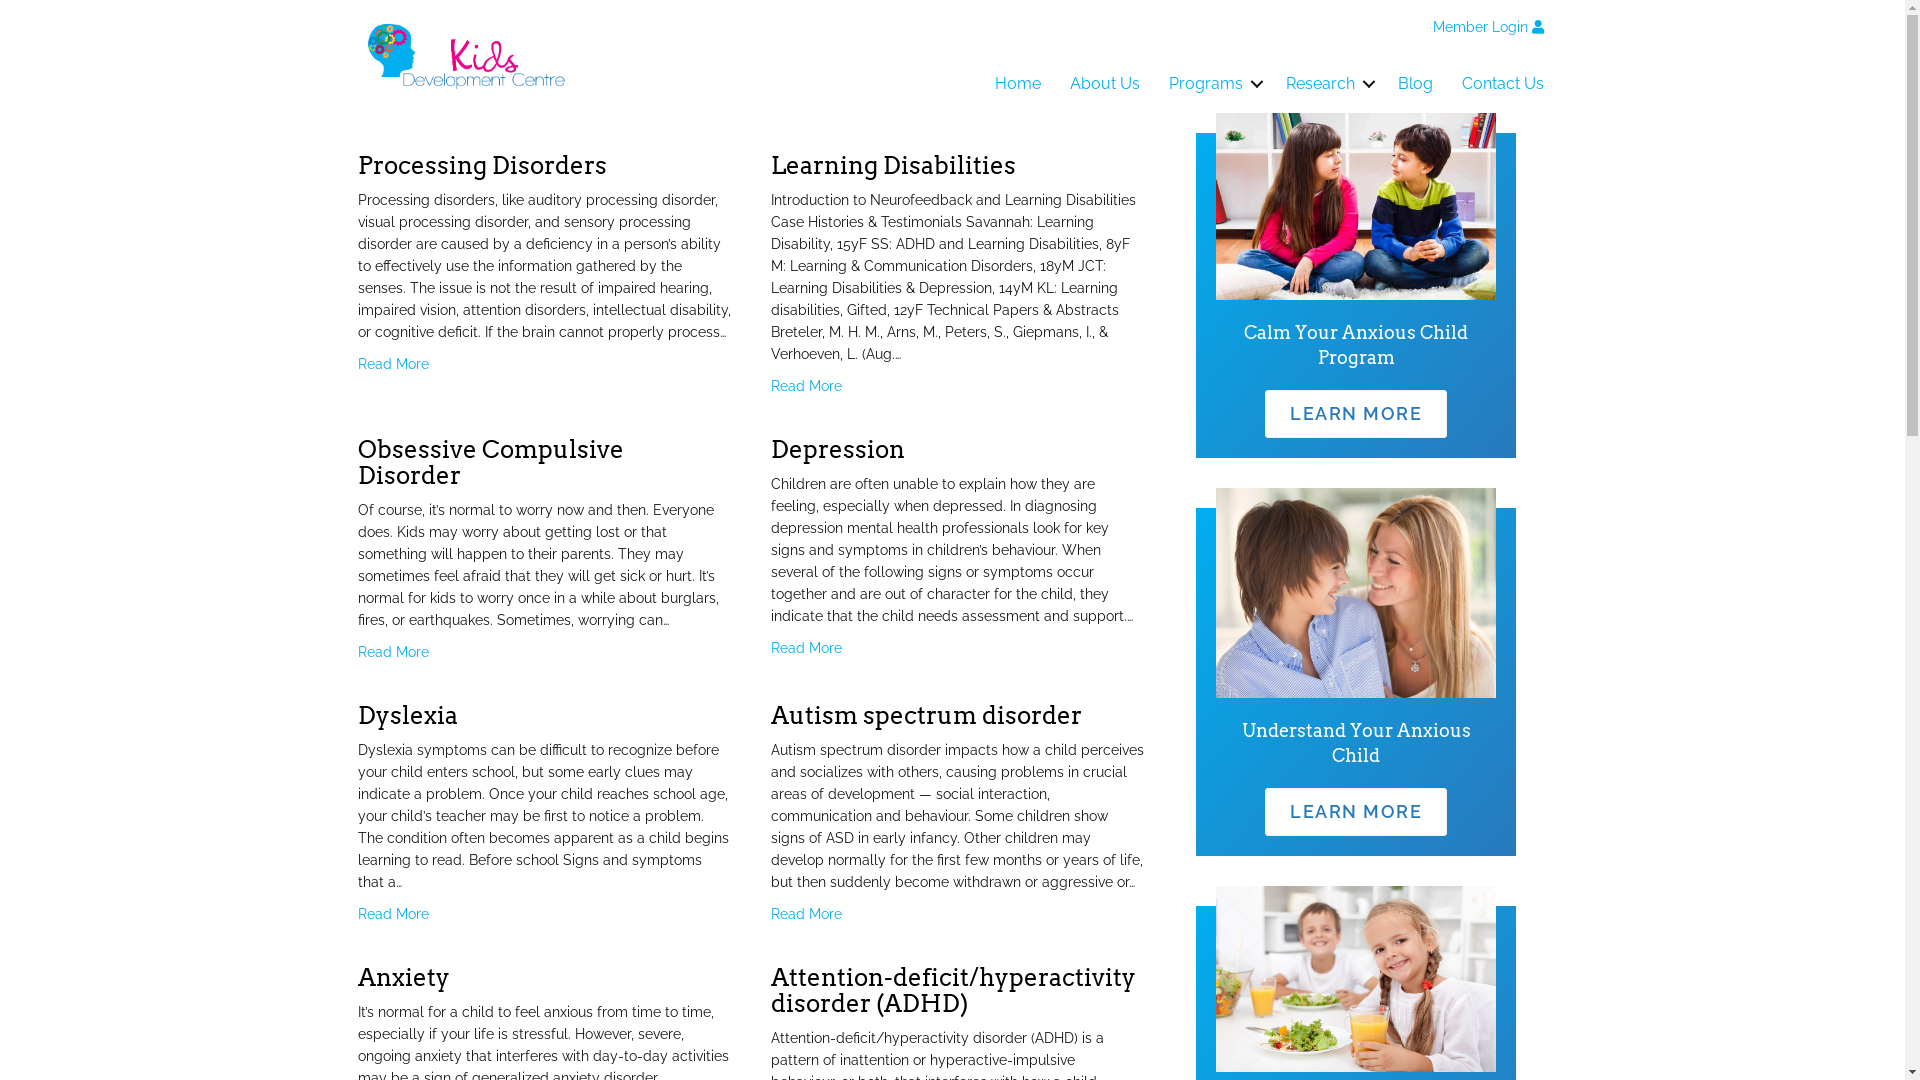  Describe the element at coordinates (407, 714) in the screenshot. I see `'Dyslexia'` at that location.